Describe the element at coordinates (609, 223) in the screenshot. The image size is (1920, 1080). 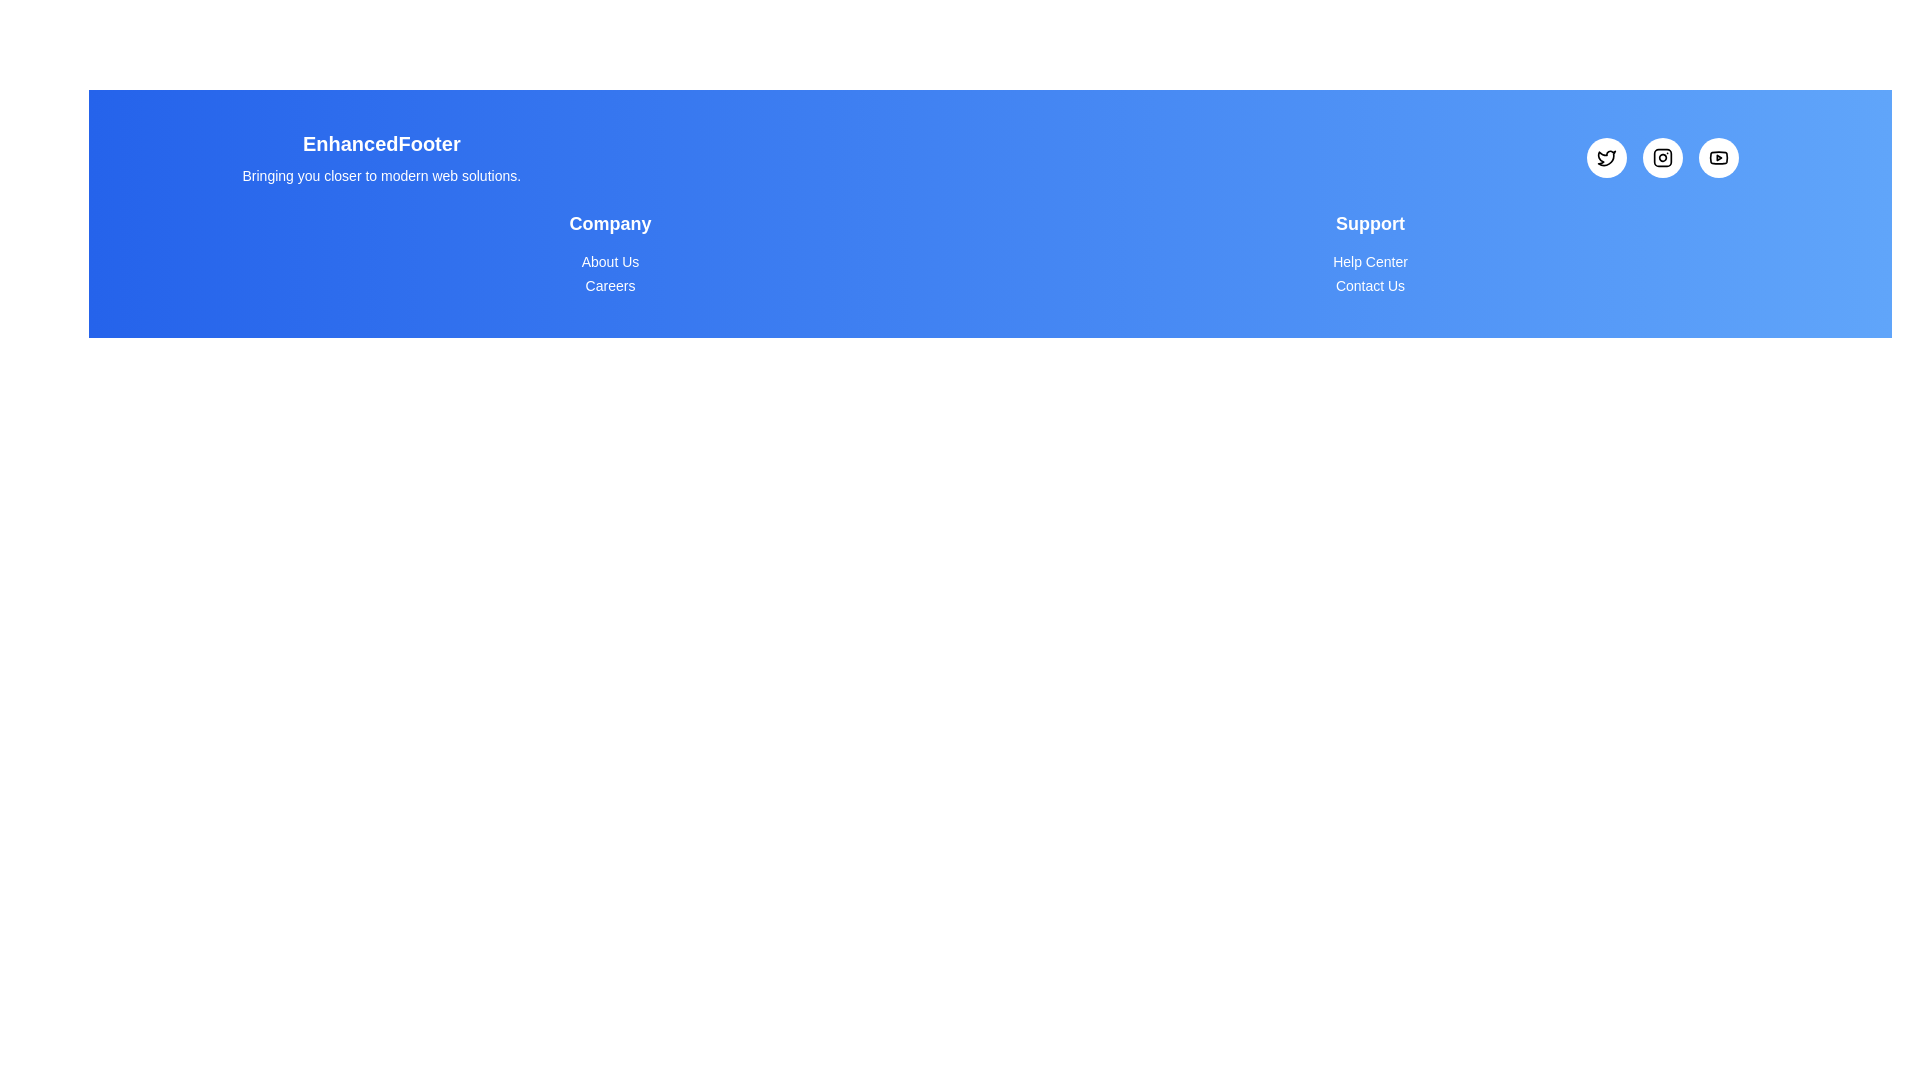
I see `the label located in the left section of the footer, which categorizes the links 'About Us' and 'Careers'` at that location.